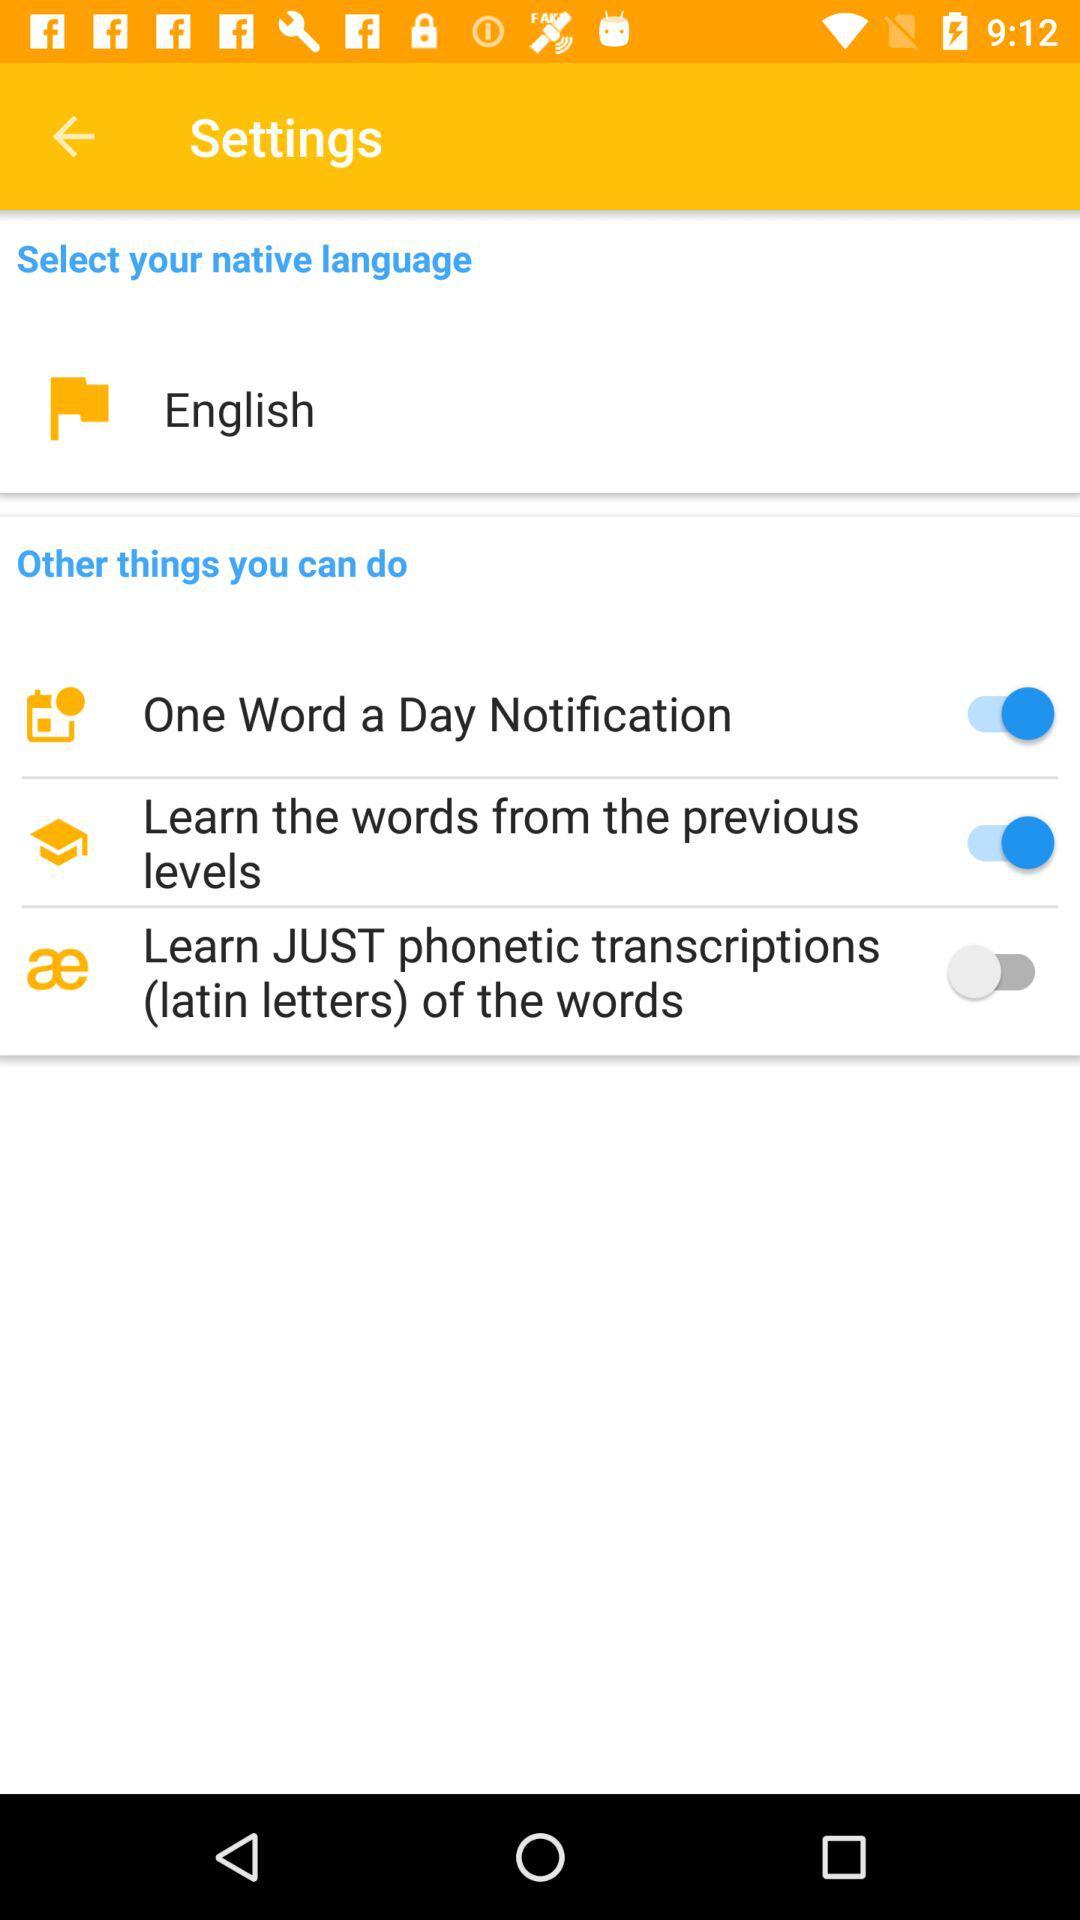  What do you see at coordinates (72, 135) in the screenshot?
I see `item to the left of the settings item` at bounding box center [72, 135].